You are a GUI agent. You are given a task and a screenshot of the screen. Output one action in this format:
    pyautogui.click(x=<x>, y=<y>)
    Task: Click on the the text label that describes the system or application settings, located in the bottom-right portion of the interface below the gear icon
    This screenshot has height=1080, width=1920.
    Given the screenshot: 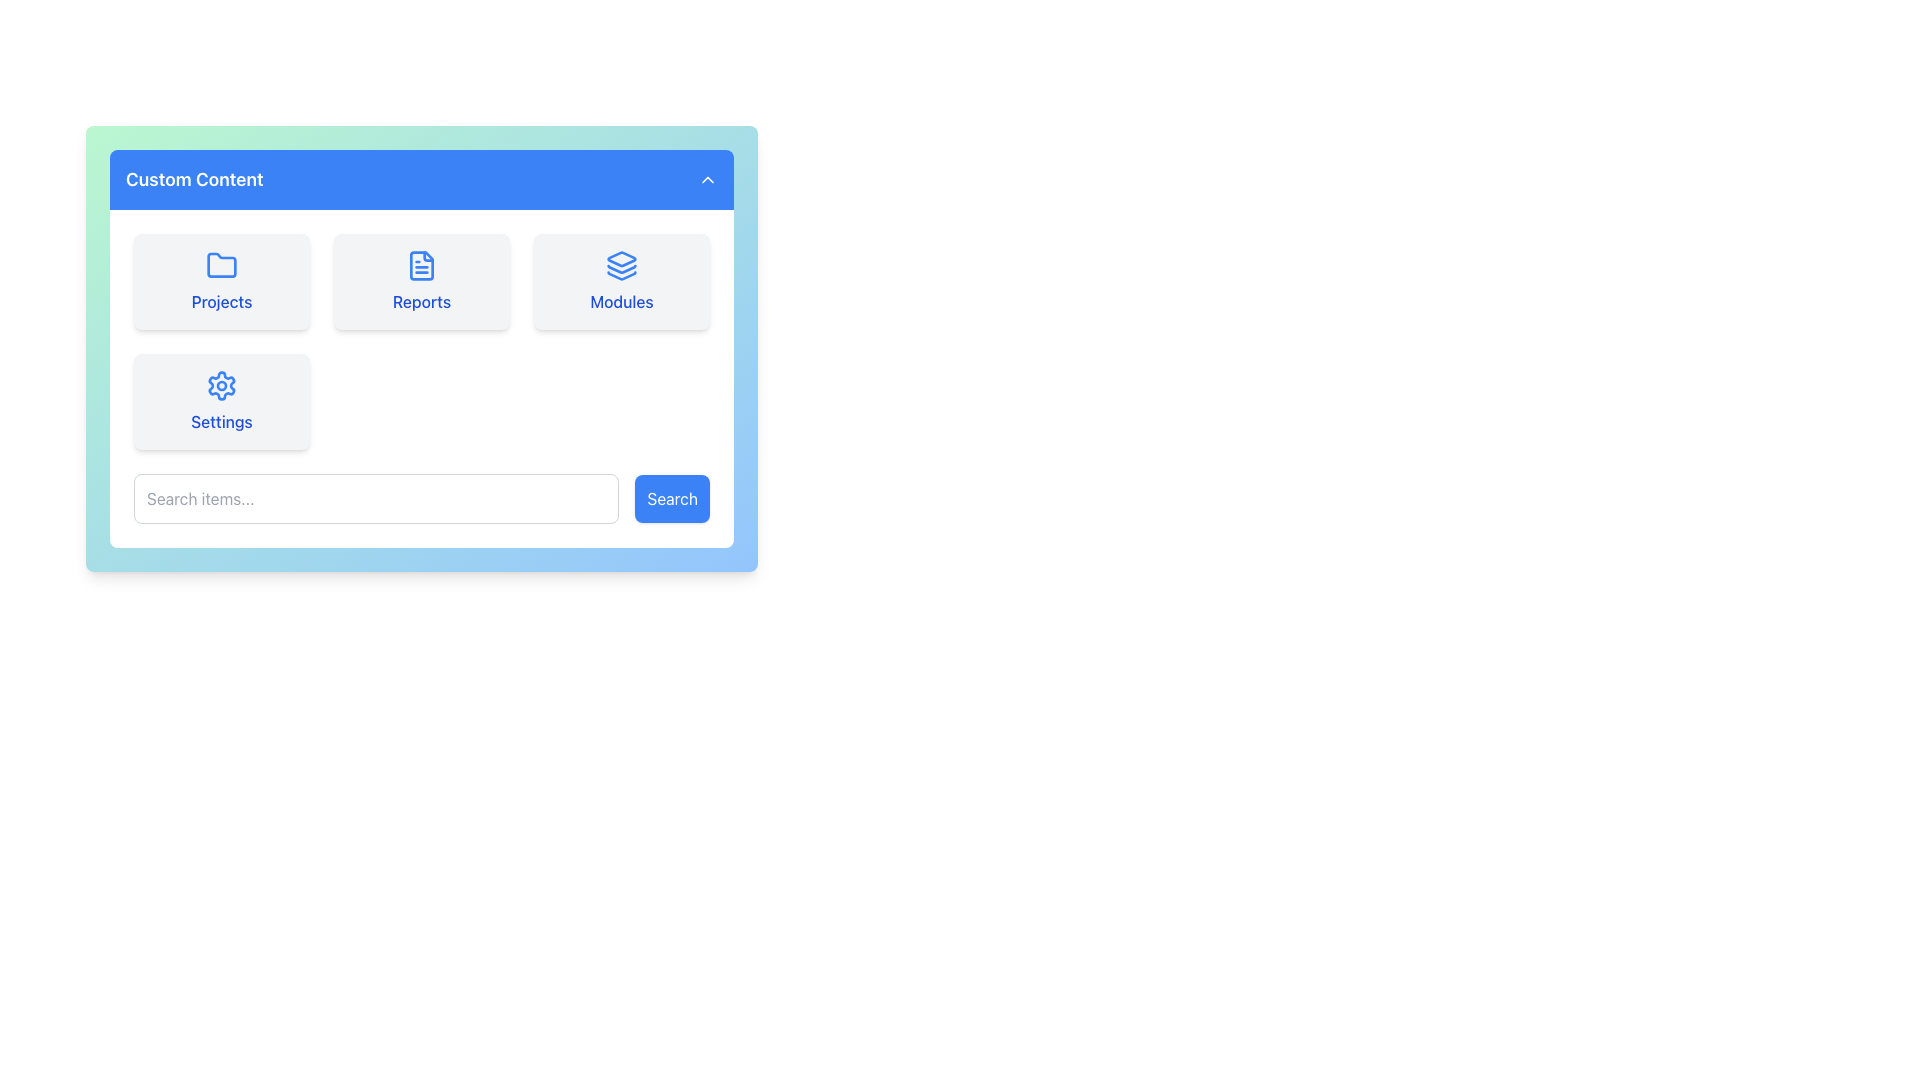 What is the action you would take?
    pyautogui.click(x=221, y=420)
    